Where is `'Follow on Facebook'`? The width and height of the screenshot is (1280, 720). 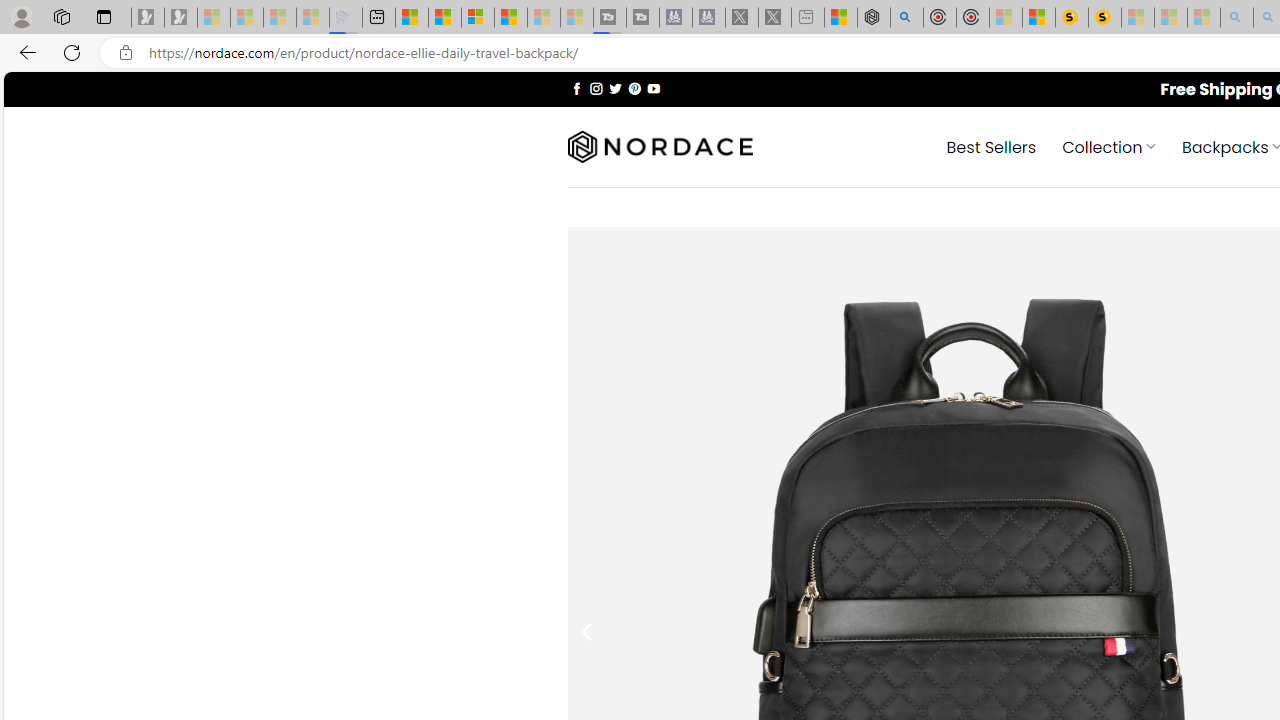
'Follow on Facebook' is located at coordinates (576, 87).